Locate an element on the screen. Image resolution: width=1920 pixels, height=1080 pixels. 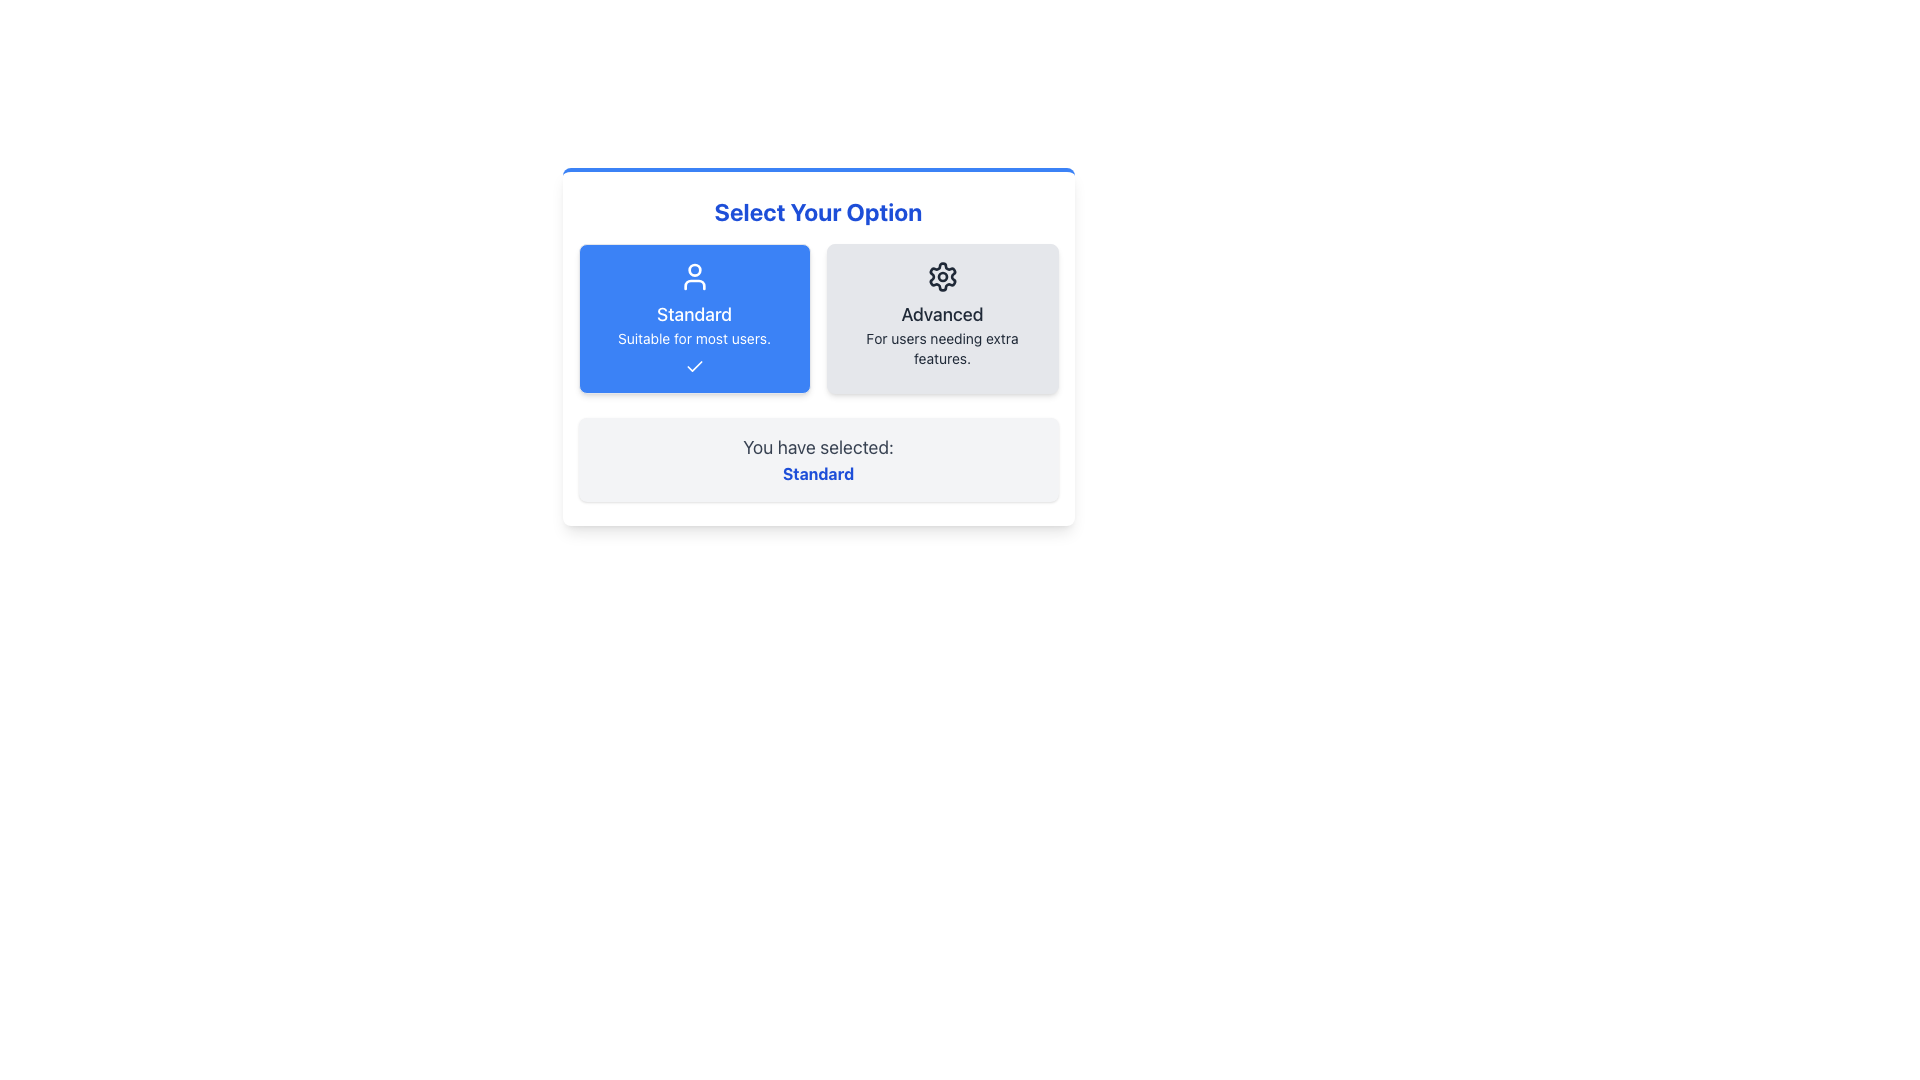
the advanced settings icon located in the middle-right part of the interface within the 'Advanced' card, which serves as a visual indication is located at coordinates (941, 277).